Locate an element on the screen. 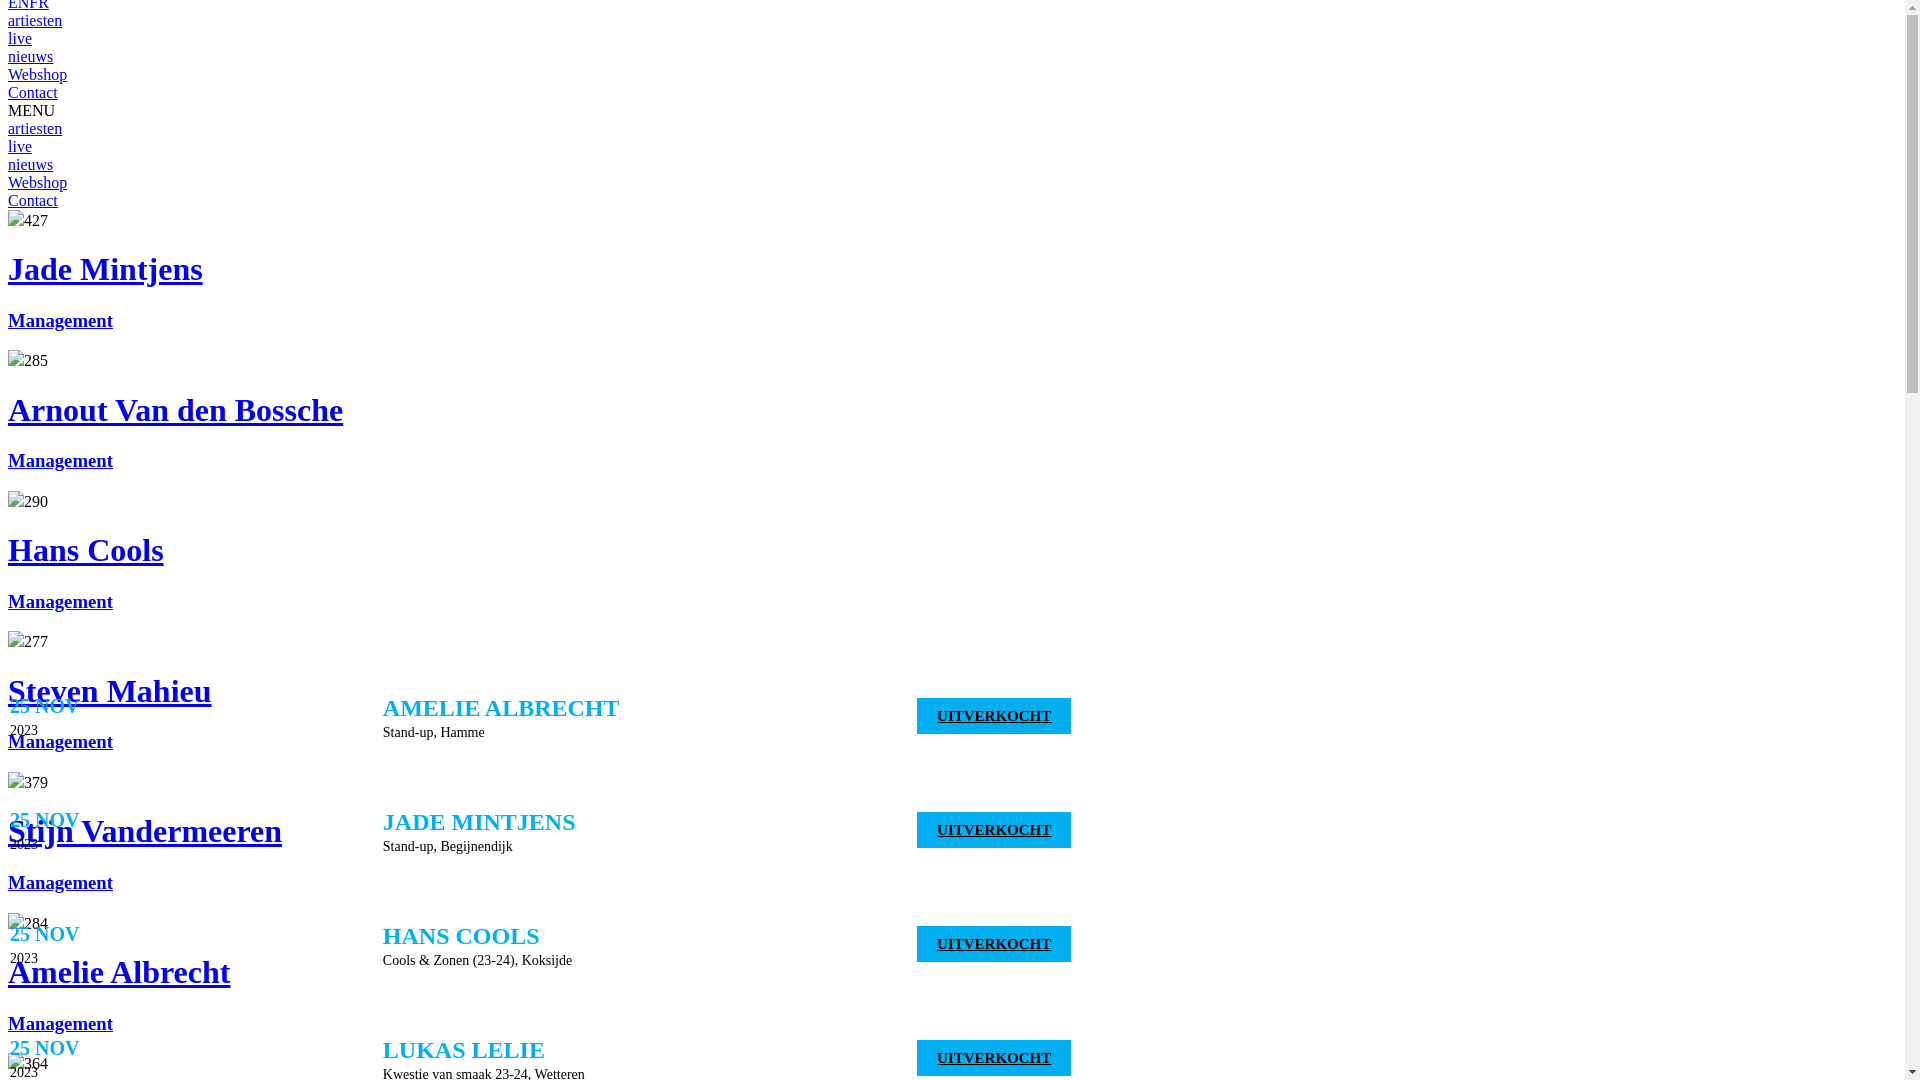  'nieuws' is located at coordinates (30, 55).